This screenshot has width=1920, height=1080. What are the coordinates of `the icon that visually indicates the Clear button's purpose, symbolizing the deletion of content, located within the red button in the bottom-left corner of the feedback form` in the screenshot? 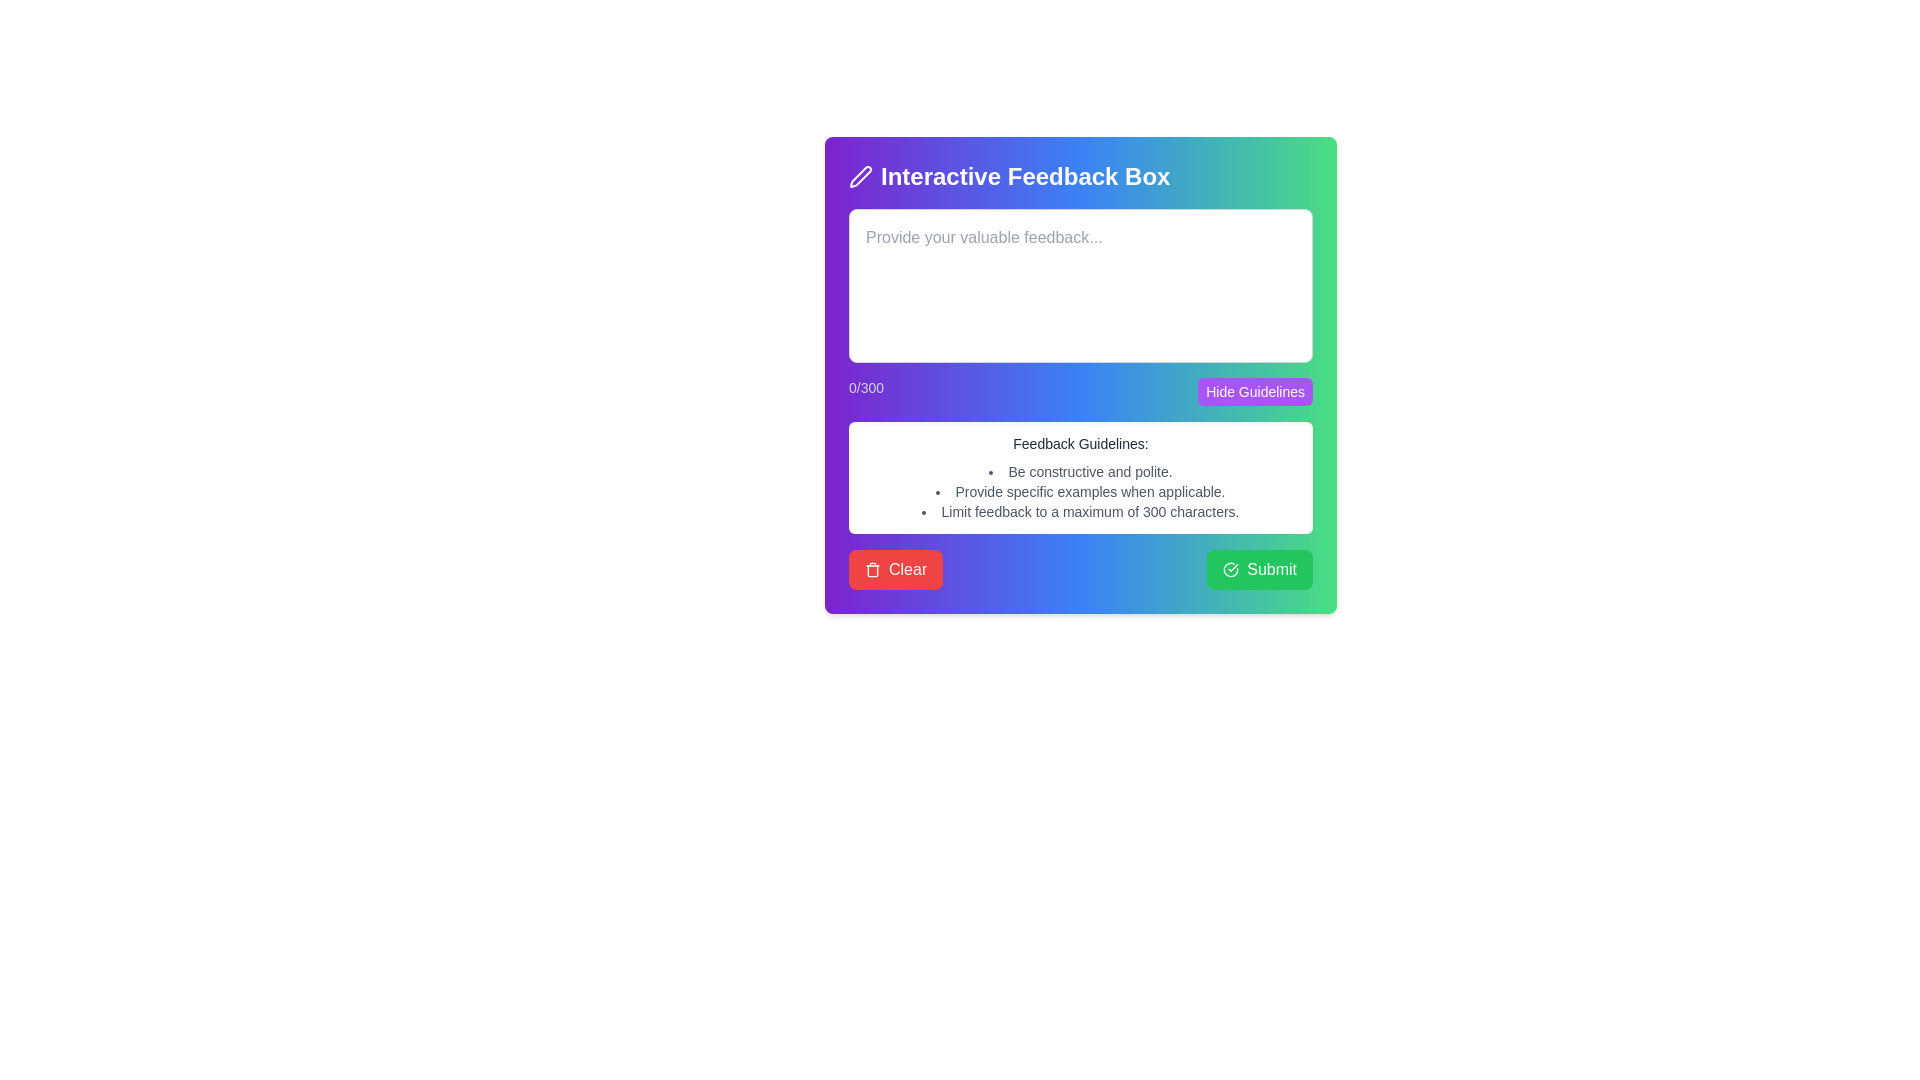 It's located at (873, 570).